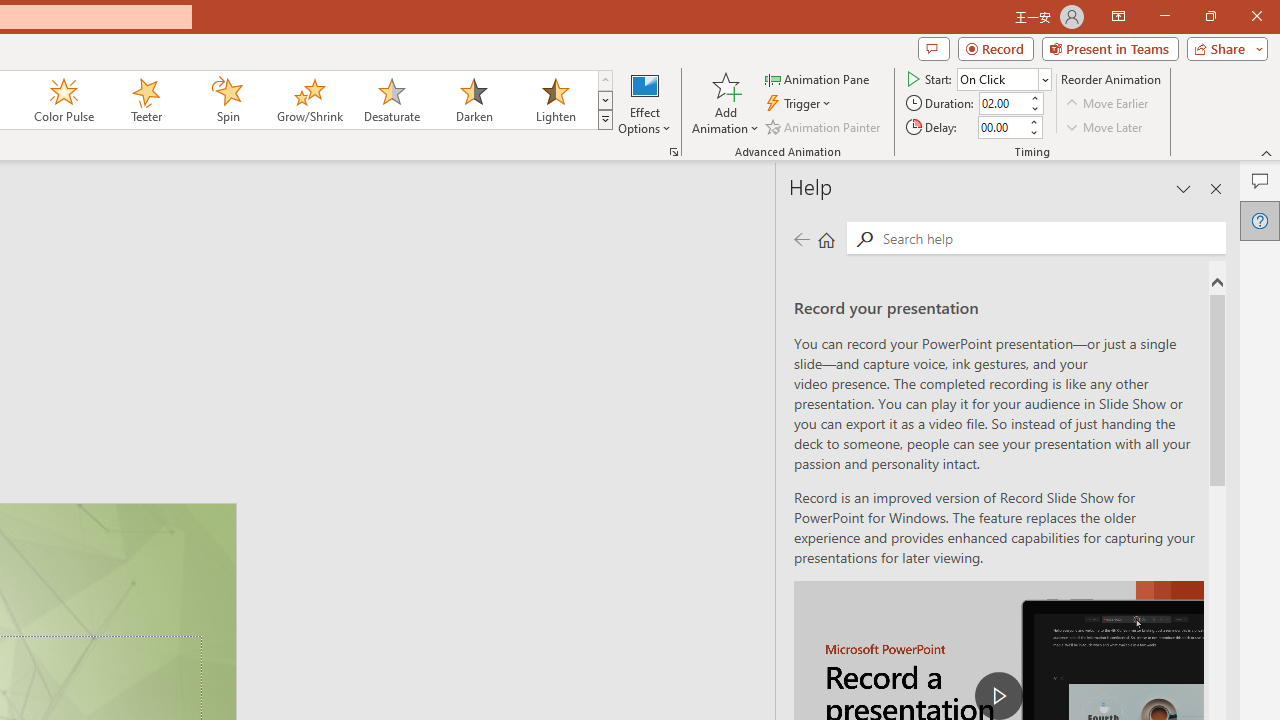 This screenshot has height=720, width=1280. I want to click on 'Animation Pane', so click(818, 78).